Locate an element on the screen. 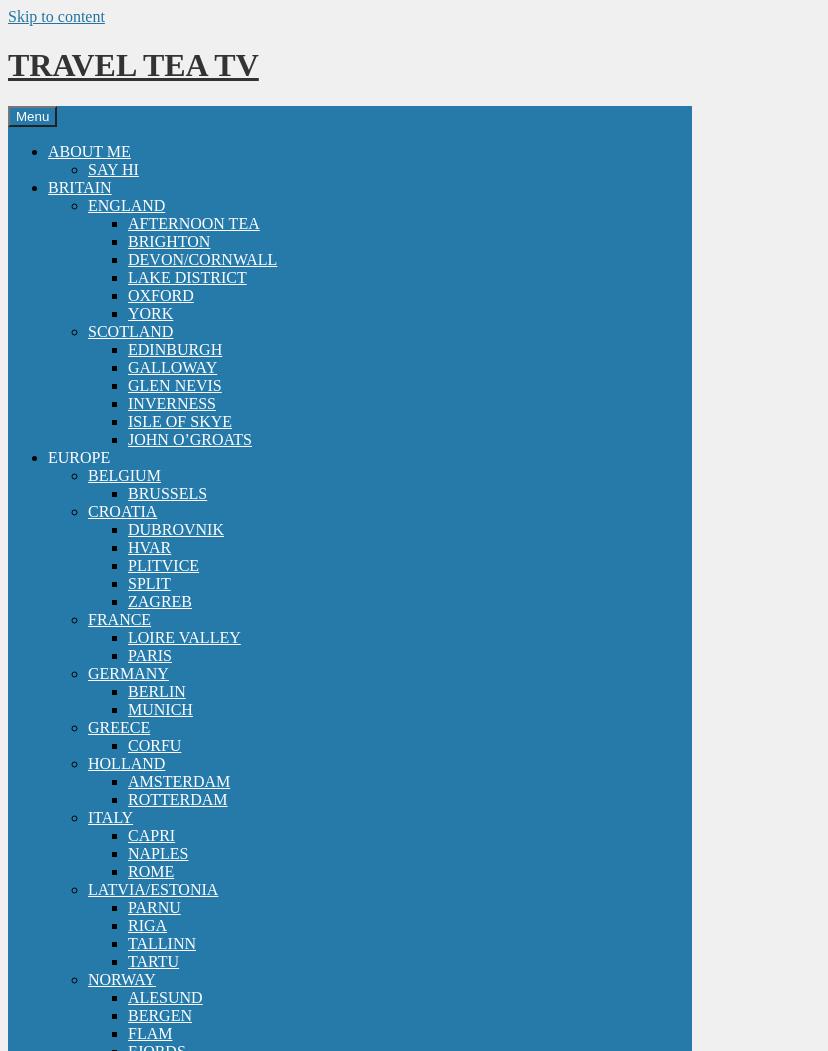 The height and width of the screenshot is (1051, 828). 'EDINBURGH' is located at coordinates (127, 348).